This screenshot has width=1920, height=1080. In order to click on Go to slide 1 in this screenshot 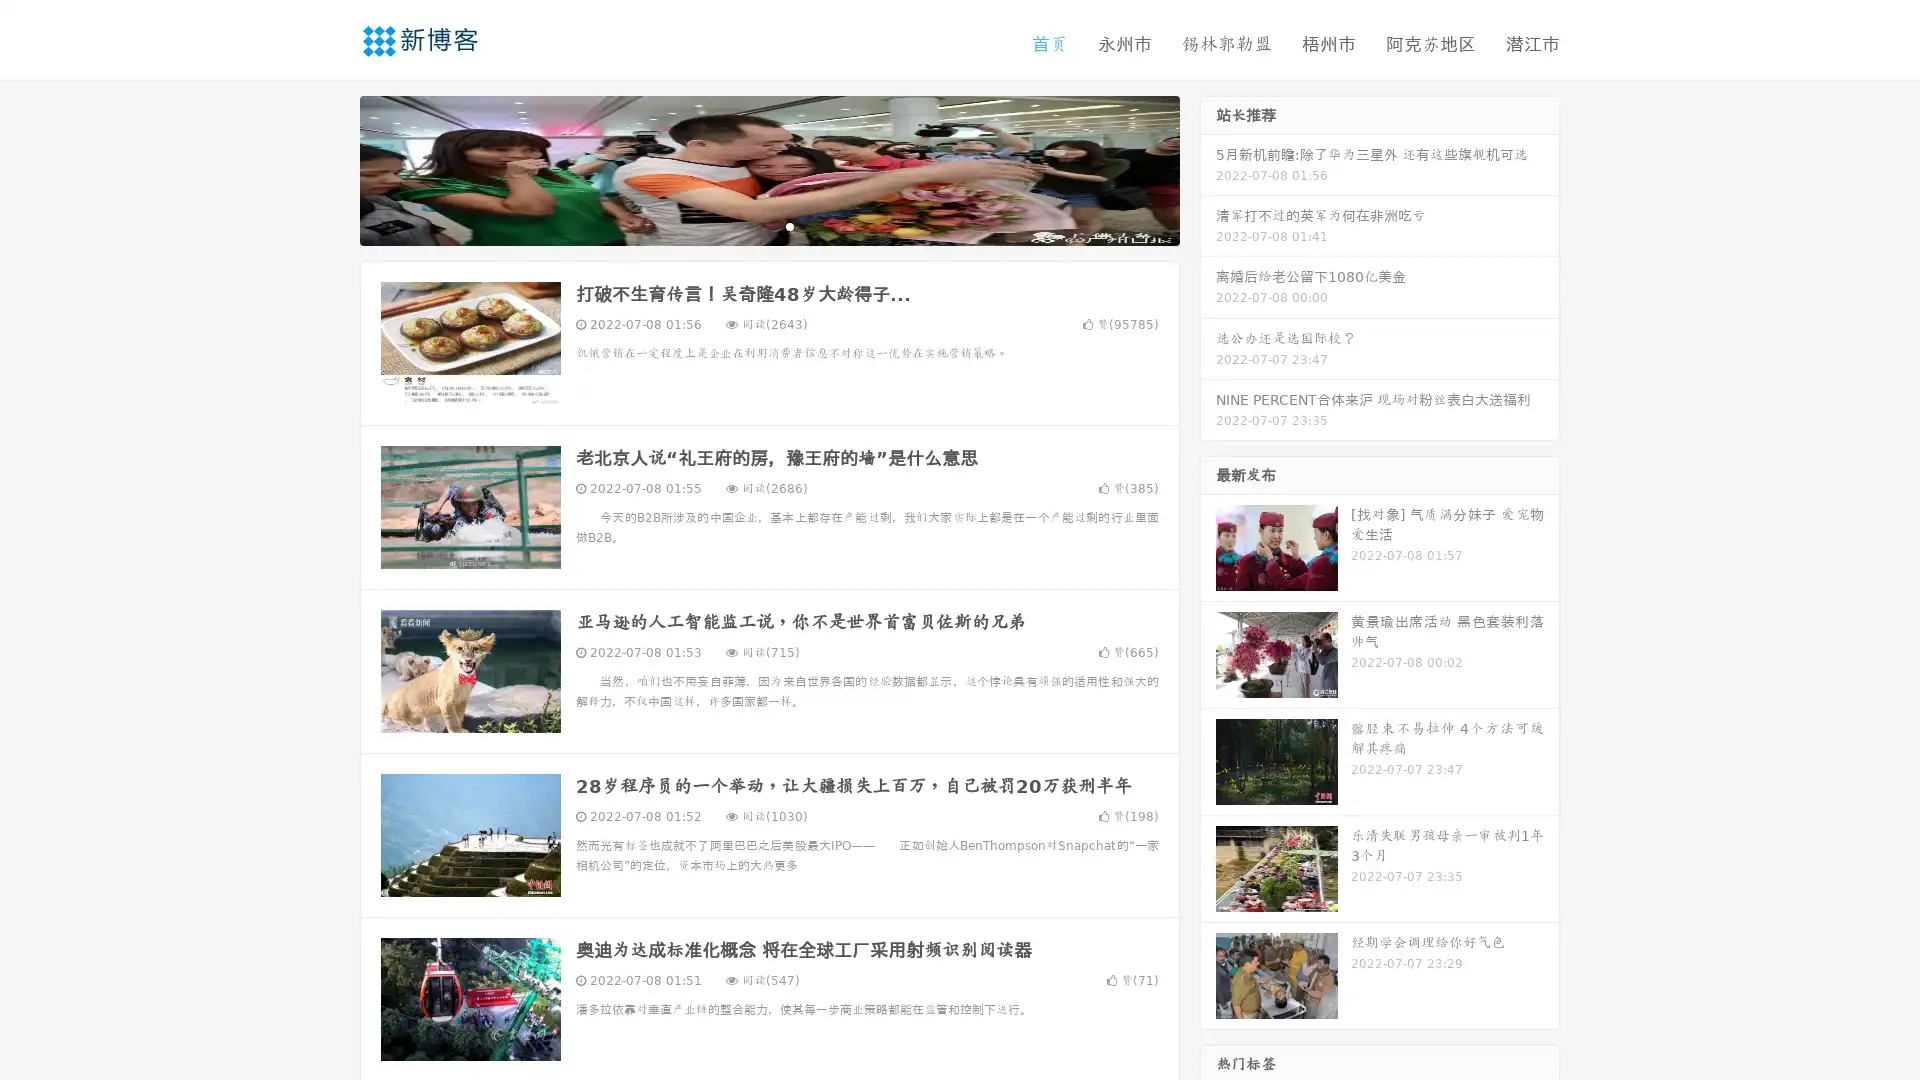, I will do `click(748, 225)`.